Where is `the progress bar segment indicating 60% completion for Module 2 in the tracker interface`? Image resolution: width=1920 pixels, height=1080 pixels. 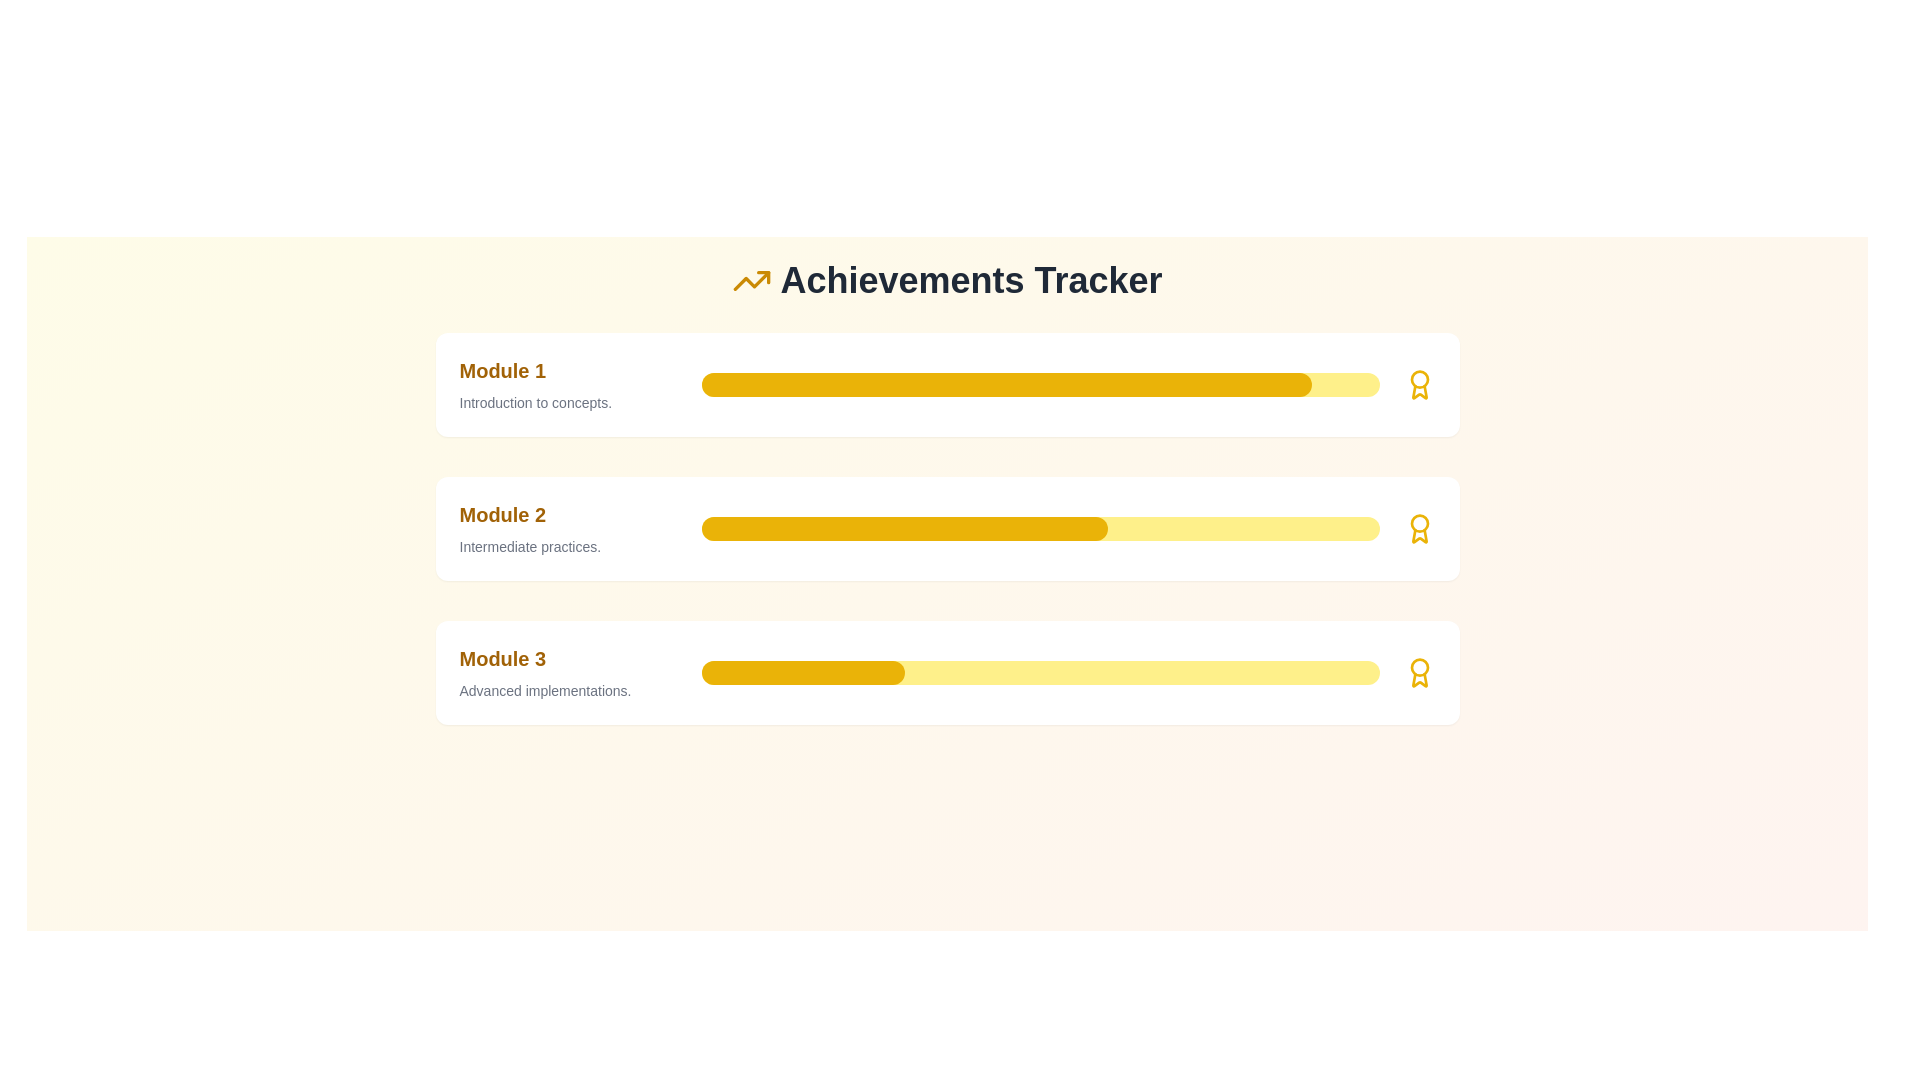 the progress bar segment indicating 60% completion for Module 2 in the tracker interface is located at coordinates (903, 527).